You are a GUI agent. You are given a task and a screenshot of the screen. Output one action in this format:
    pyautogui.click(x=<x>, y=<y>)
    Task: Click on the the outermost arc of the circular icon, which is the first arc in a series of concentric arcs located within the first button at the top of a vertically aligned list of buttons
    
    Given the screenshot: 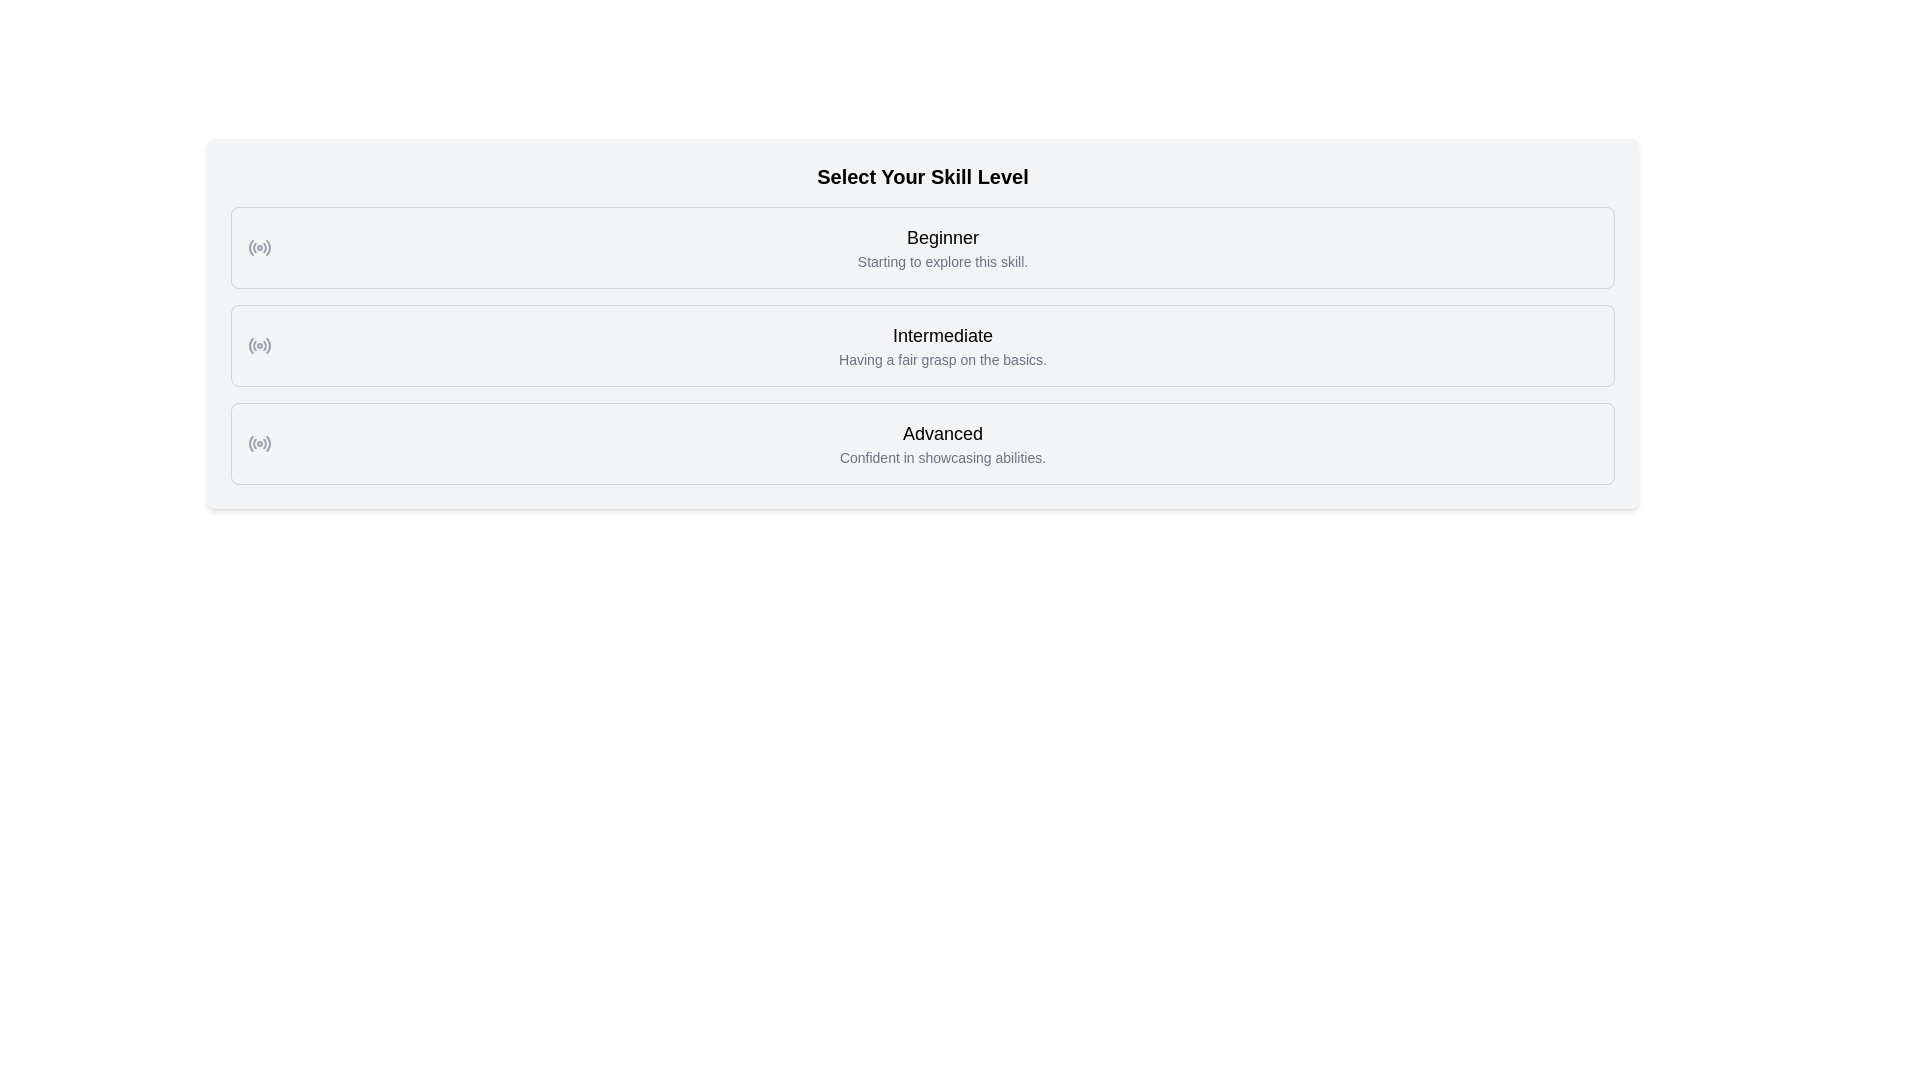 What is the action you would take?
    pyautogui.click(x=250, y=246)
    